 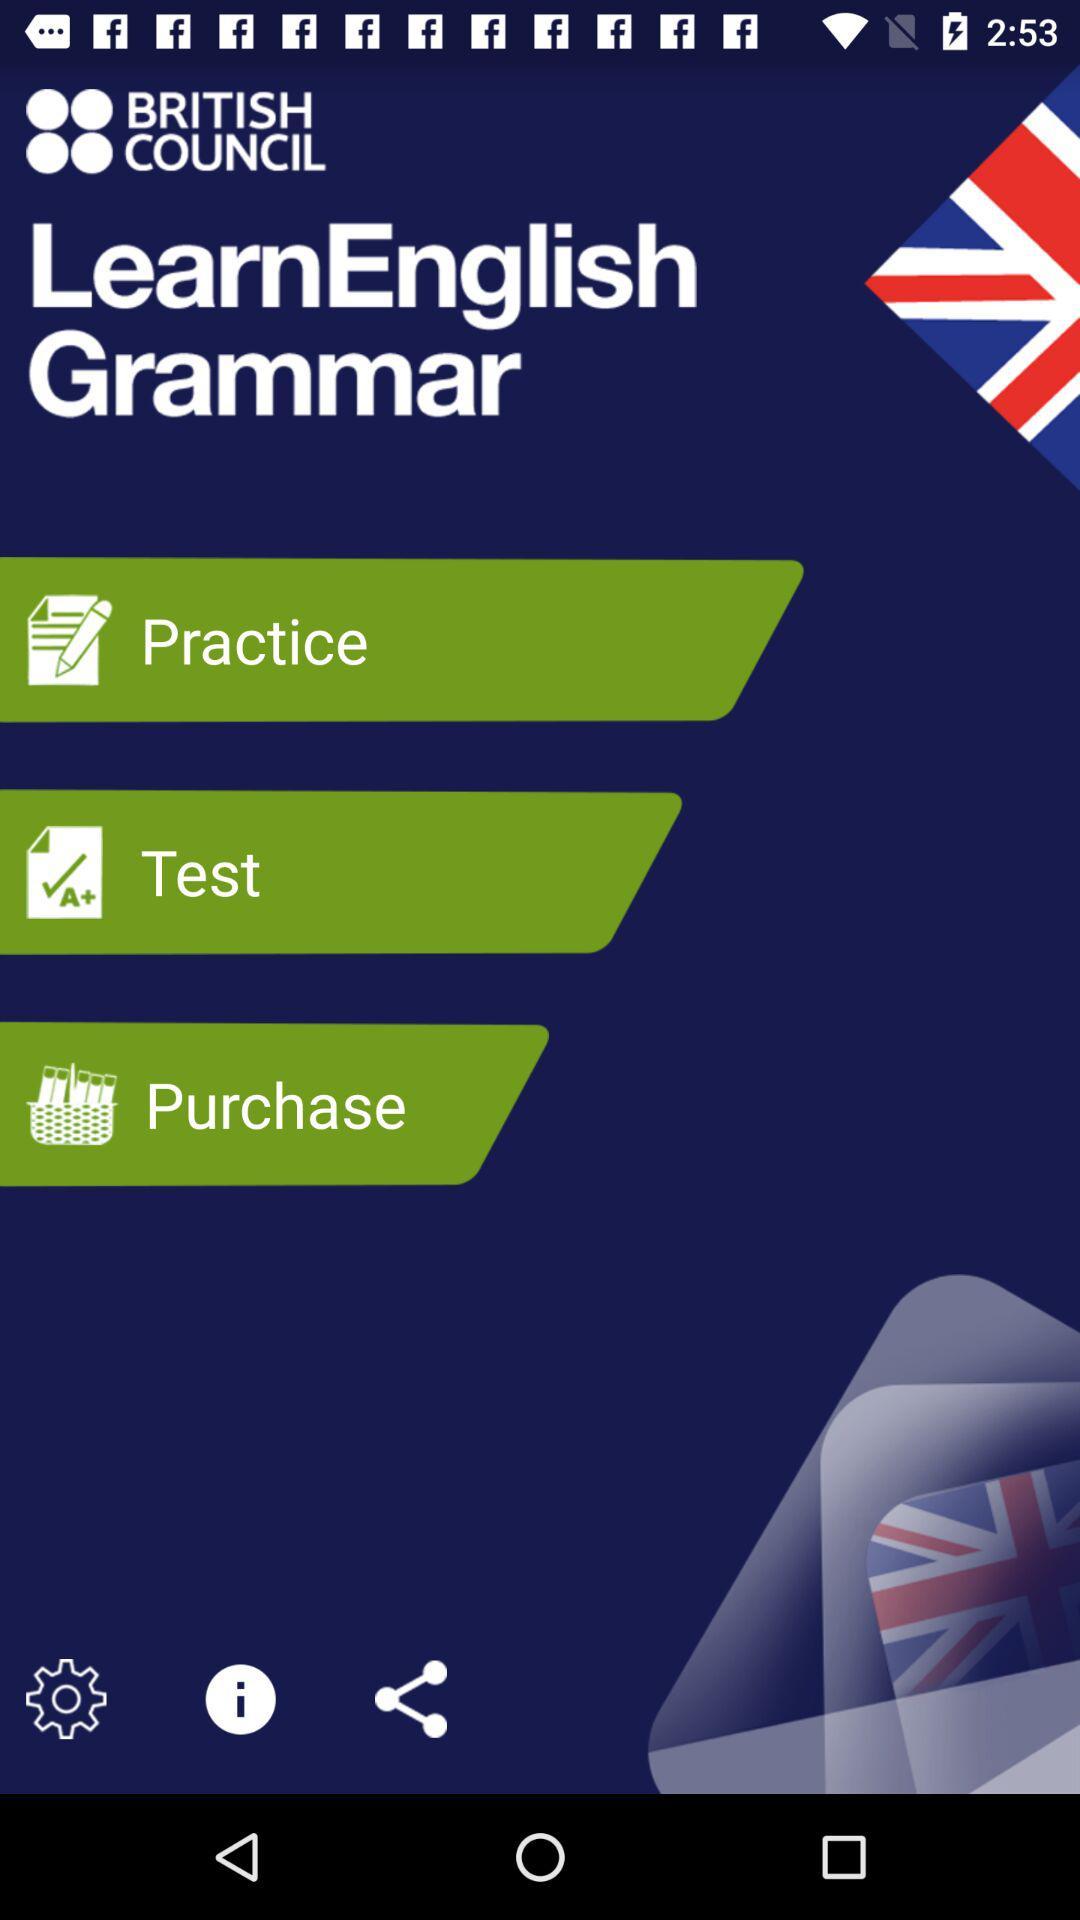 What do you see at coordinates (410, 1698) in the screenshot?
I see `the share icon` at bounding box center [410, 1698].